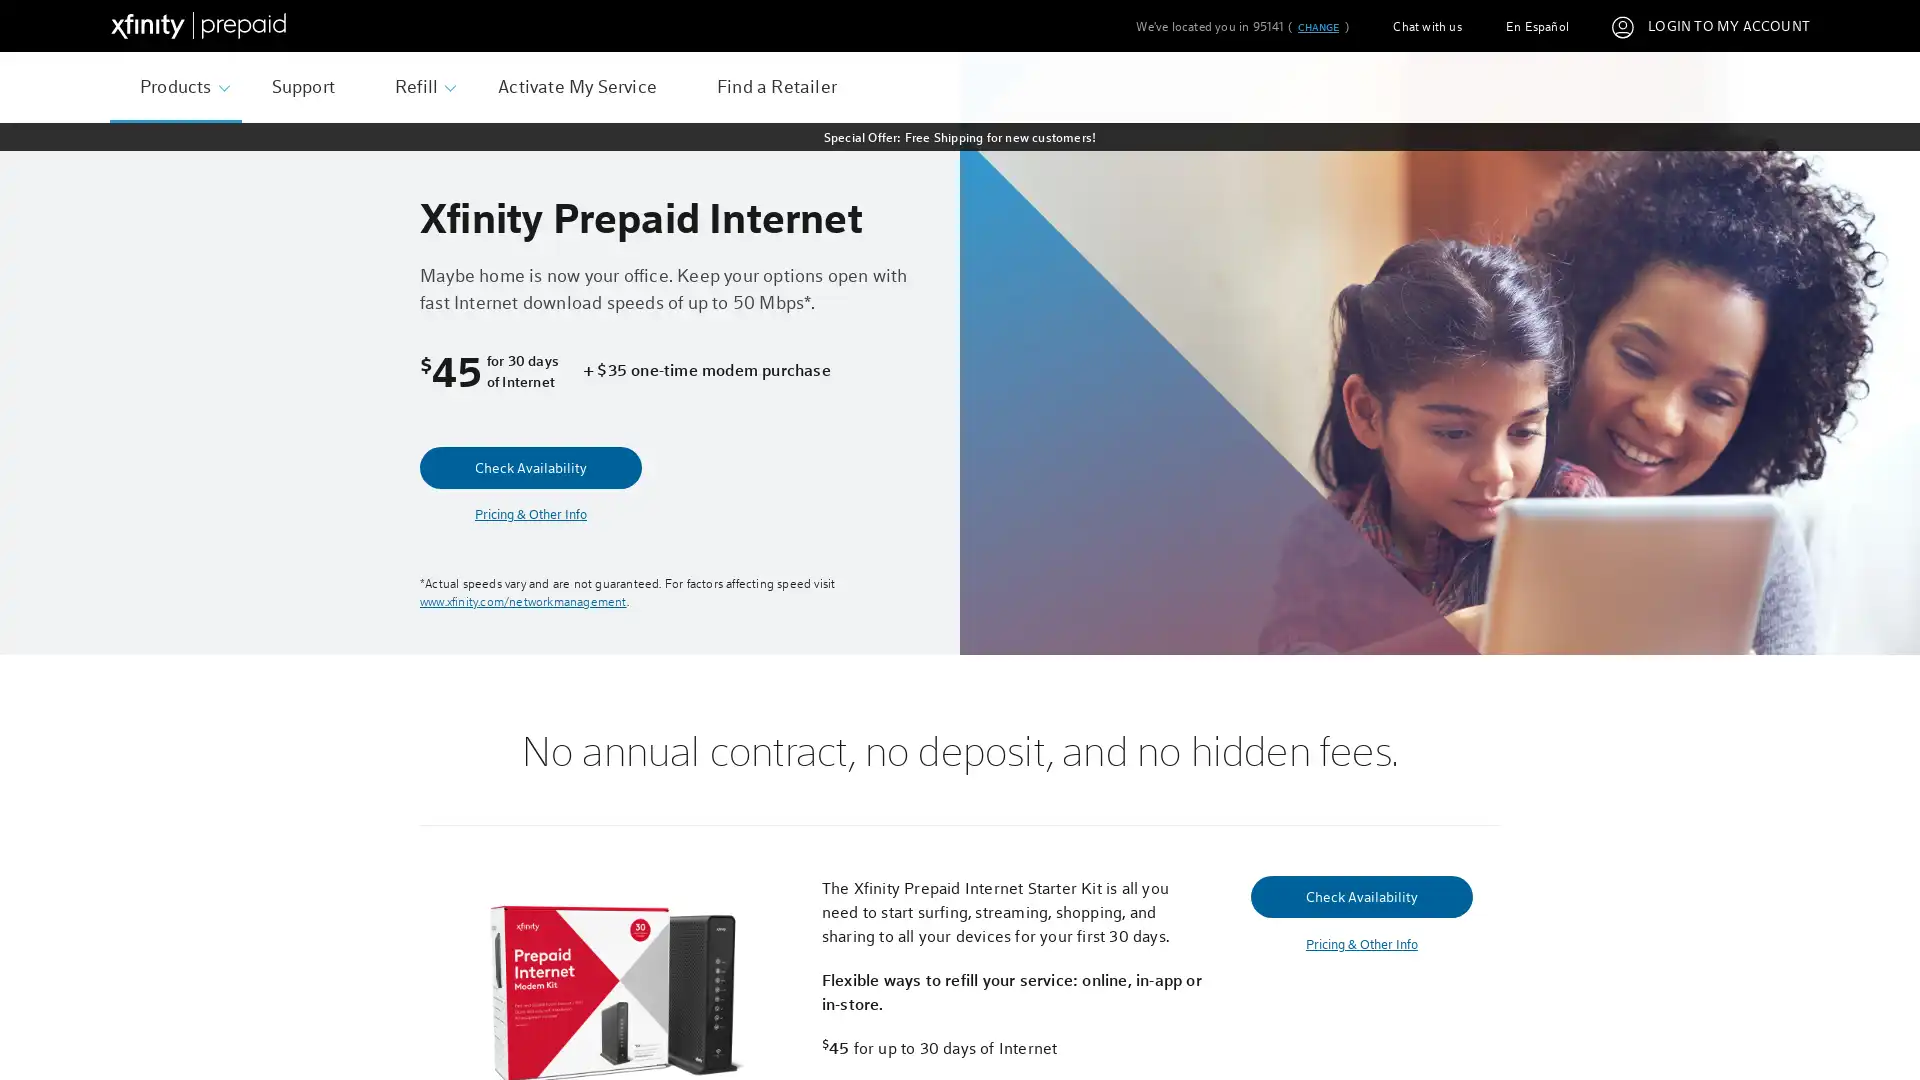 This screenshot has width=1920, height=1080. I want to click on Check Availability, so click(531, 467).